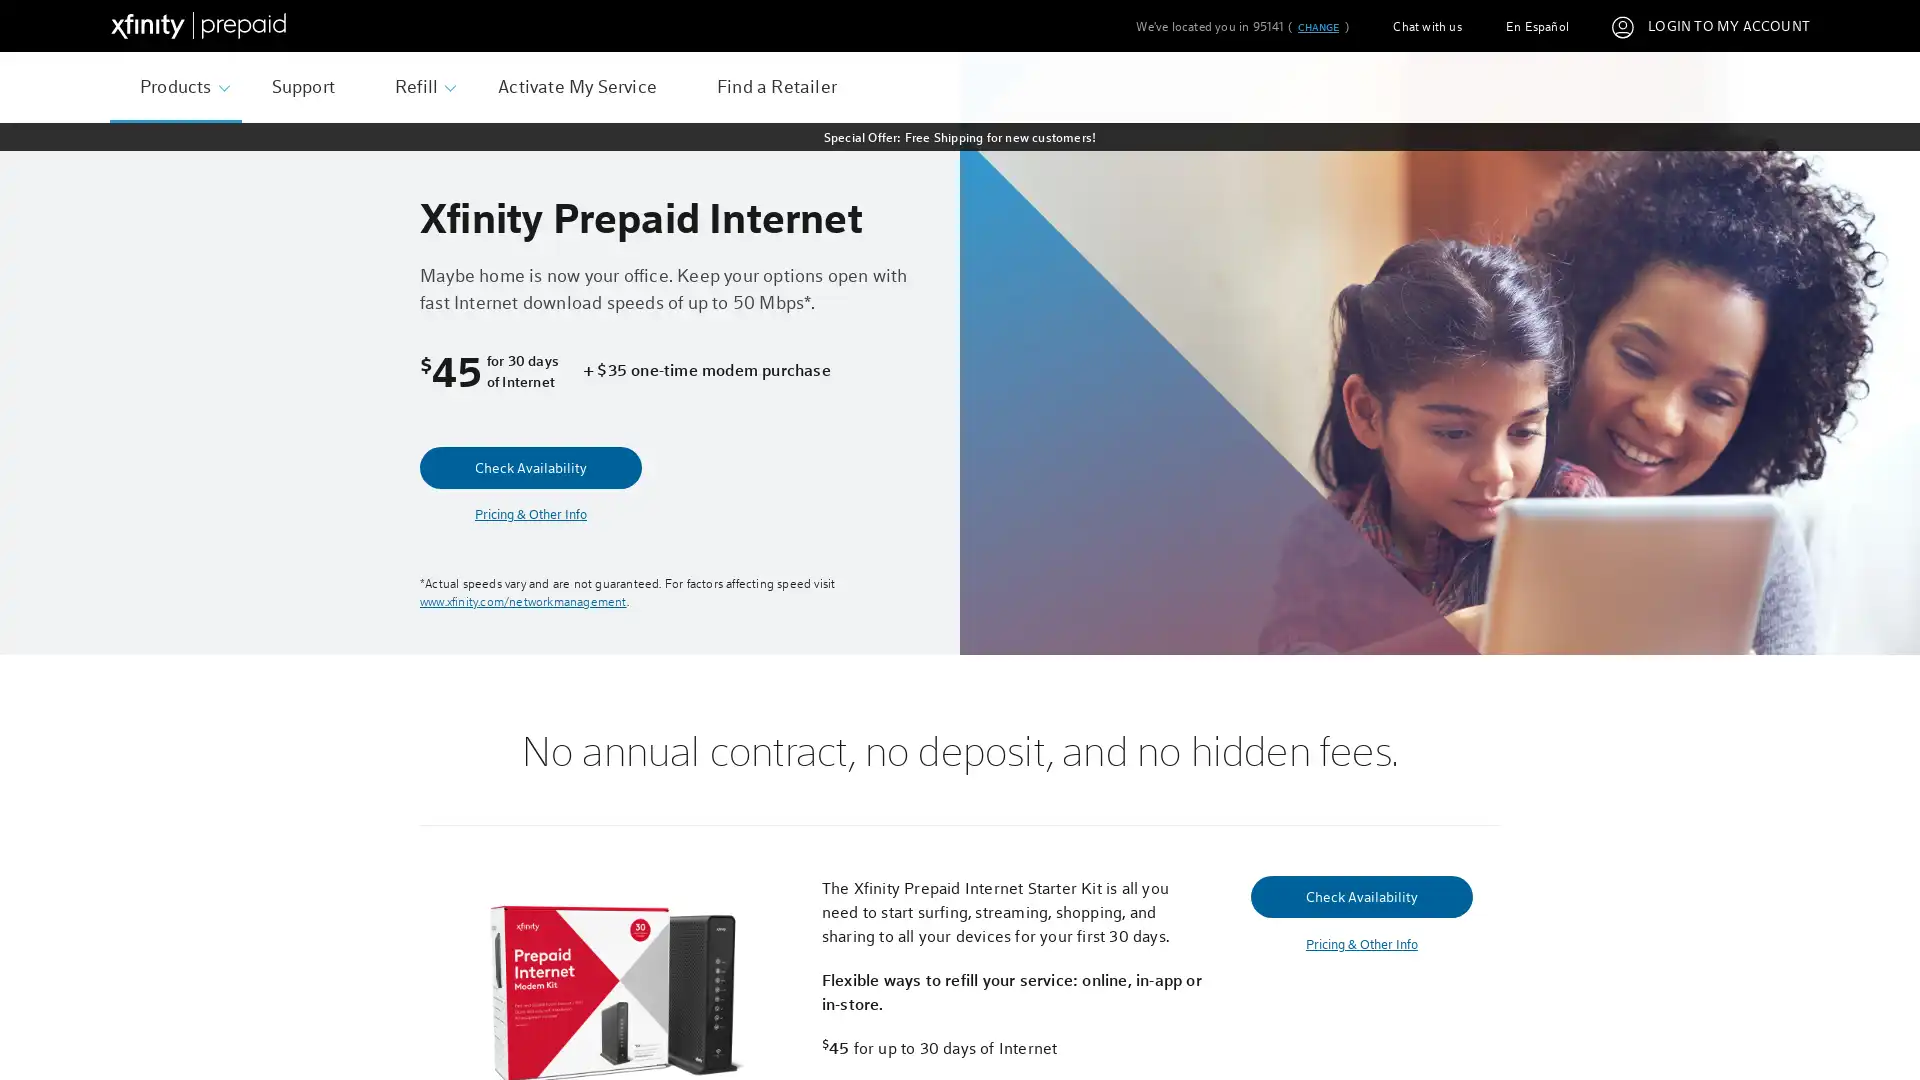 This screenshot has width=1920, height=1080. I want to click on Check Availability, so click(531, 467).